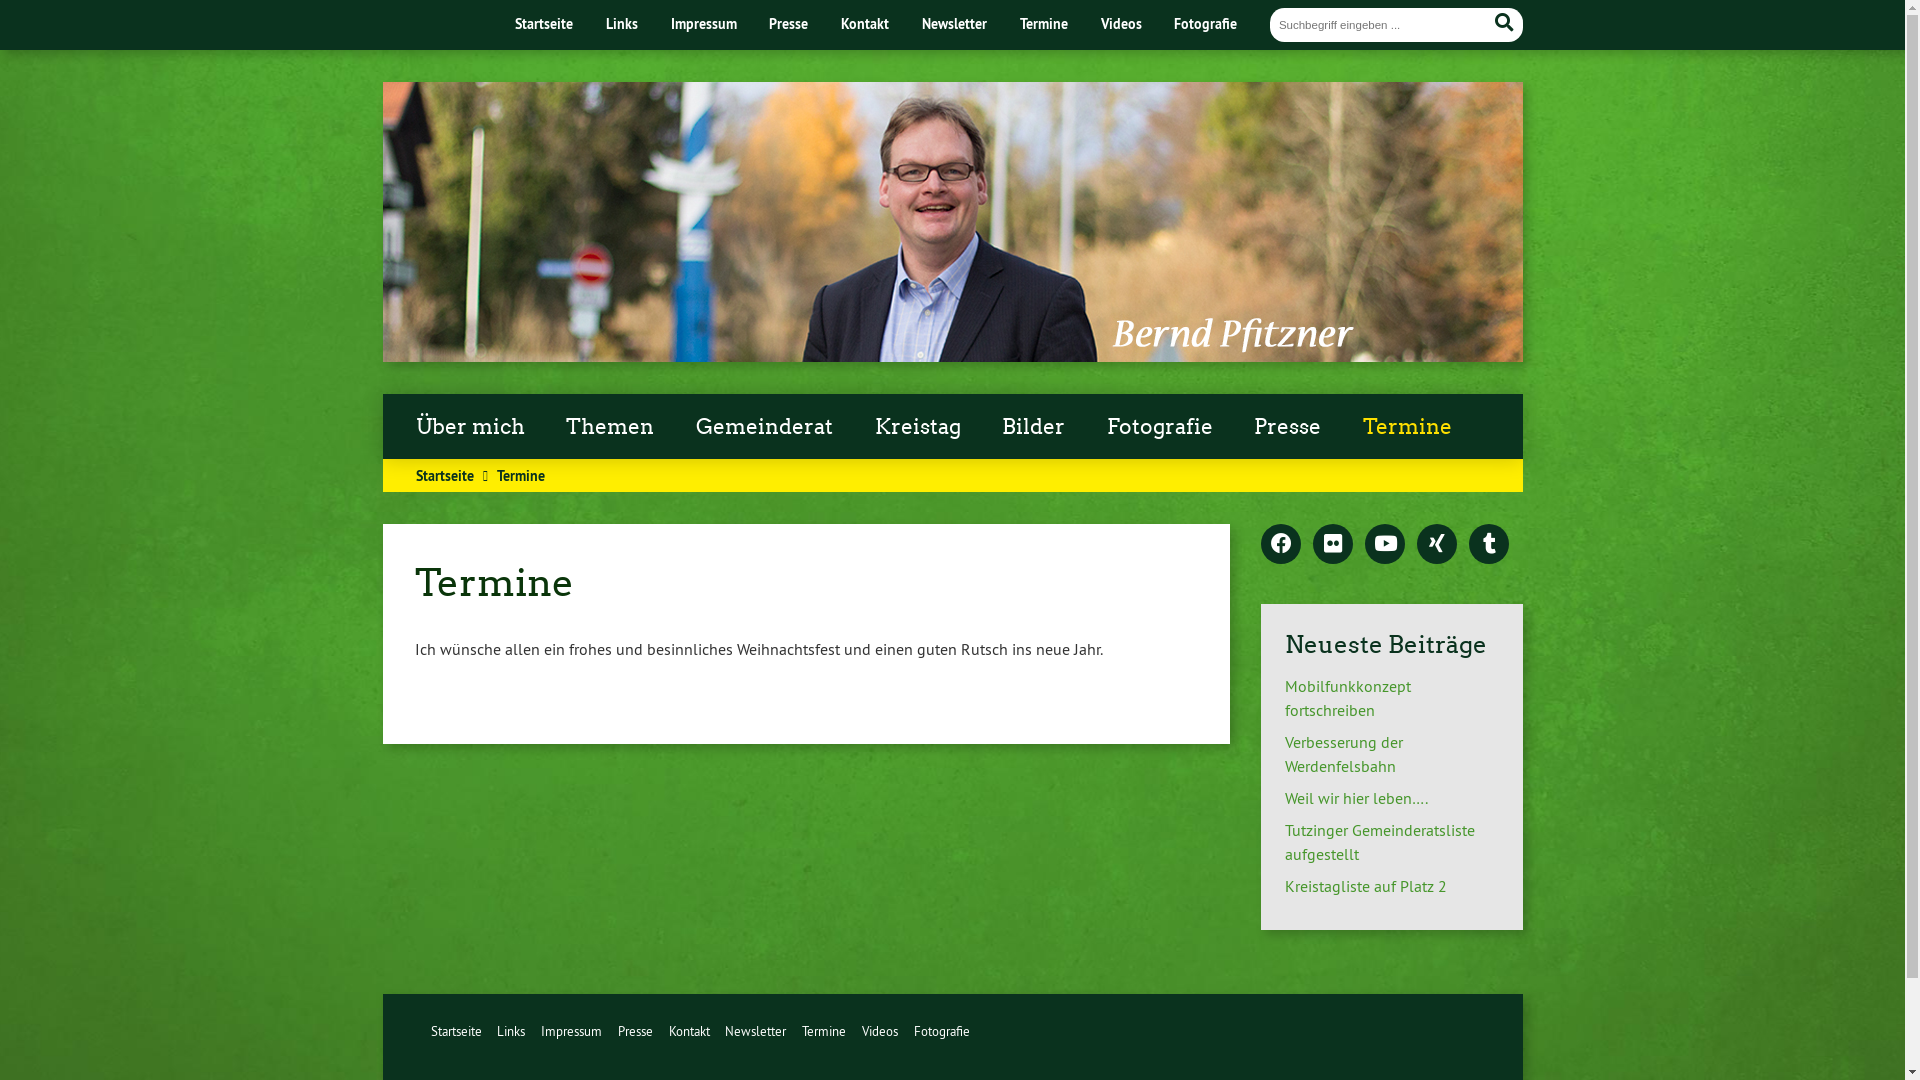  Describe the element at coordinates (1348, 697) in the screenshot. I see `'Mobilfunkkonzept fortschreiben'` at that location.